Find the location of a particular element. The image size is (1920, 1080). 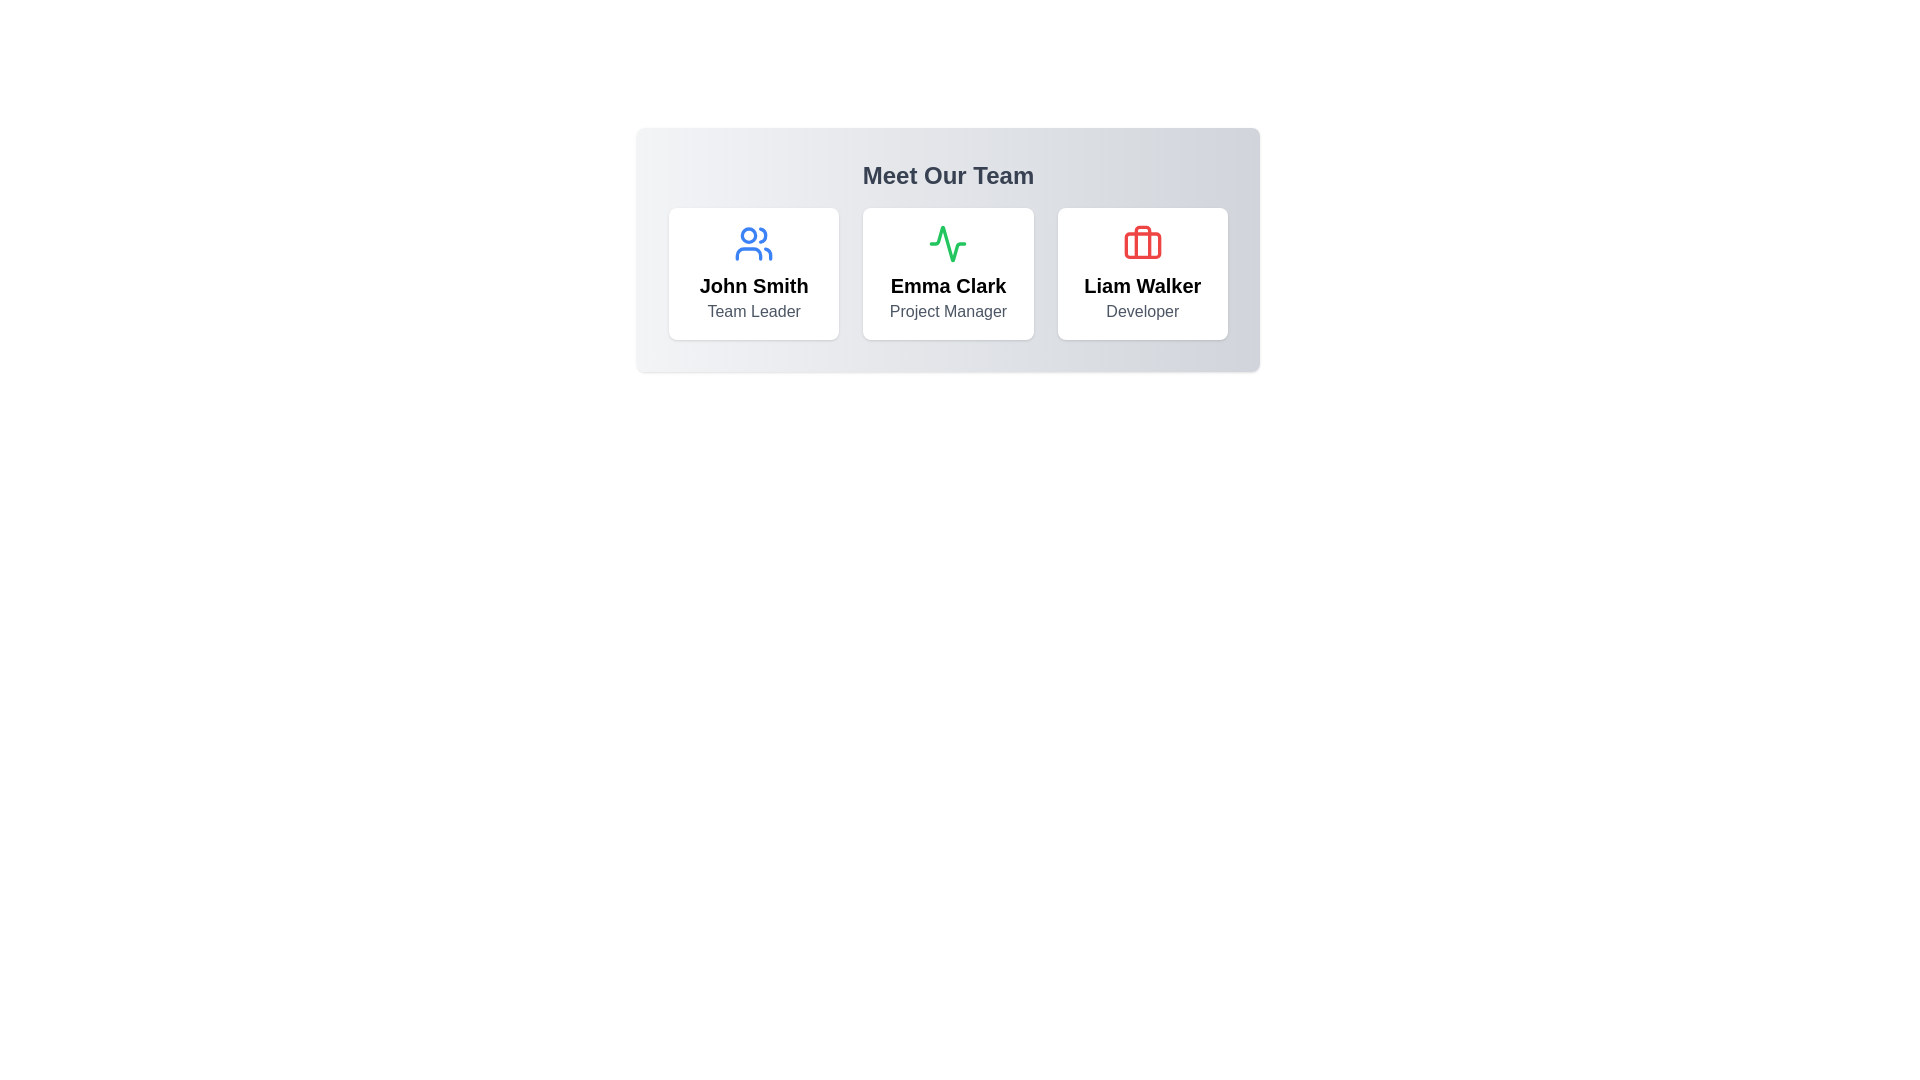

the team icon located at the top-center of the first card under the 'Meet Our Team' heading, which visually represents a team or group concept is located at coordinates (753, 242).